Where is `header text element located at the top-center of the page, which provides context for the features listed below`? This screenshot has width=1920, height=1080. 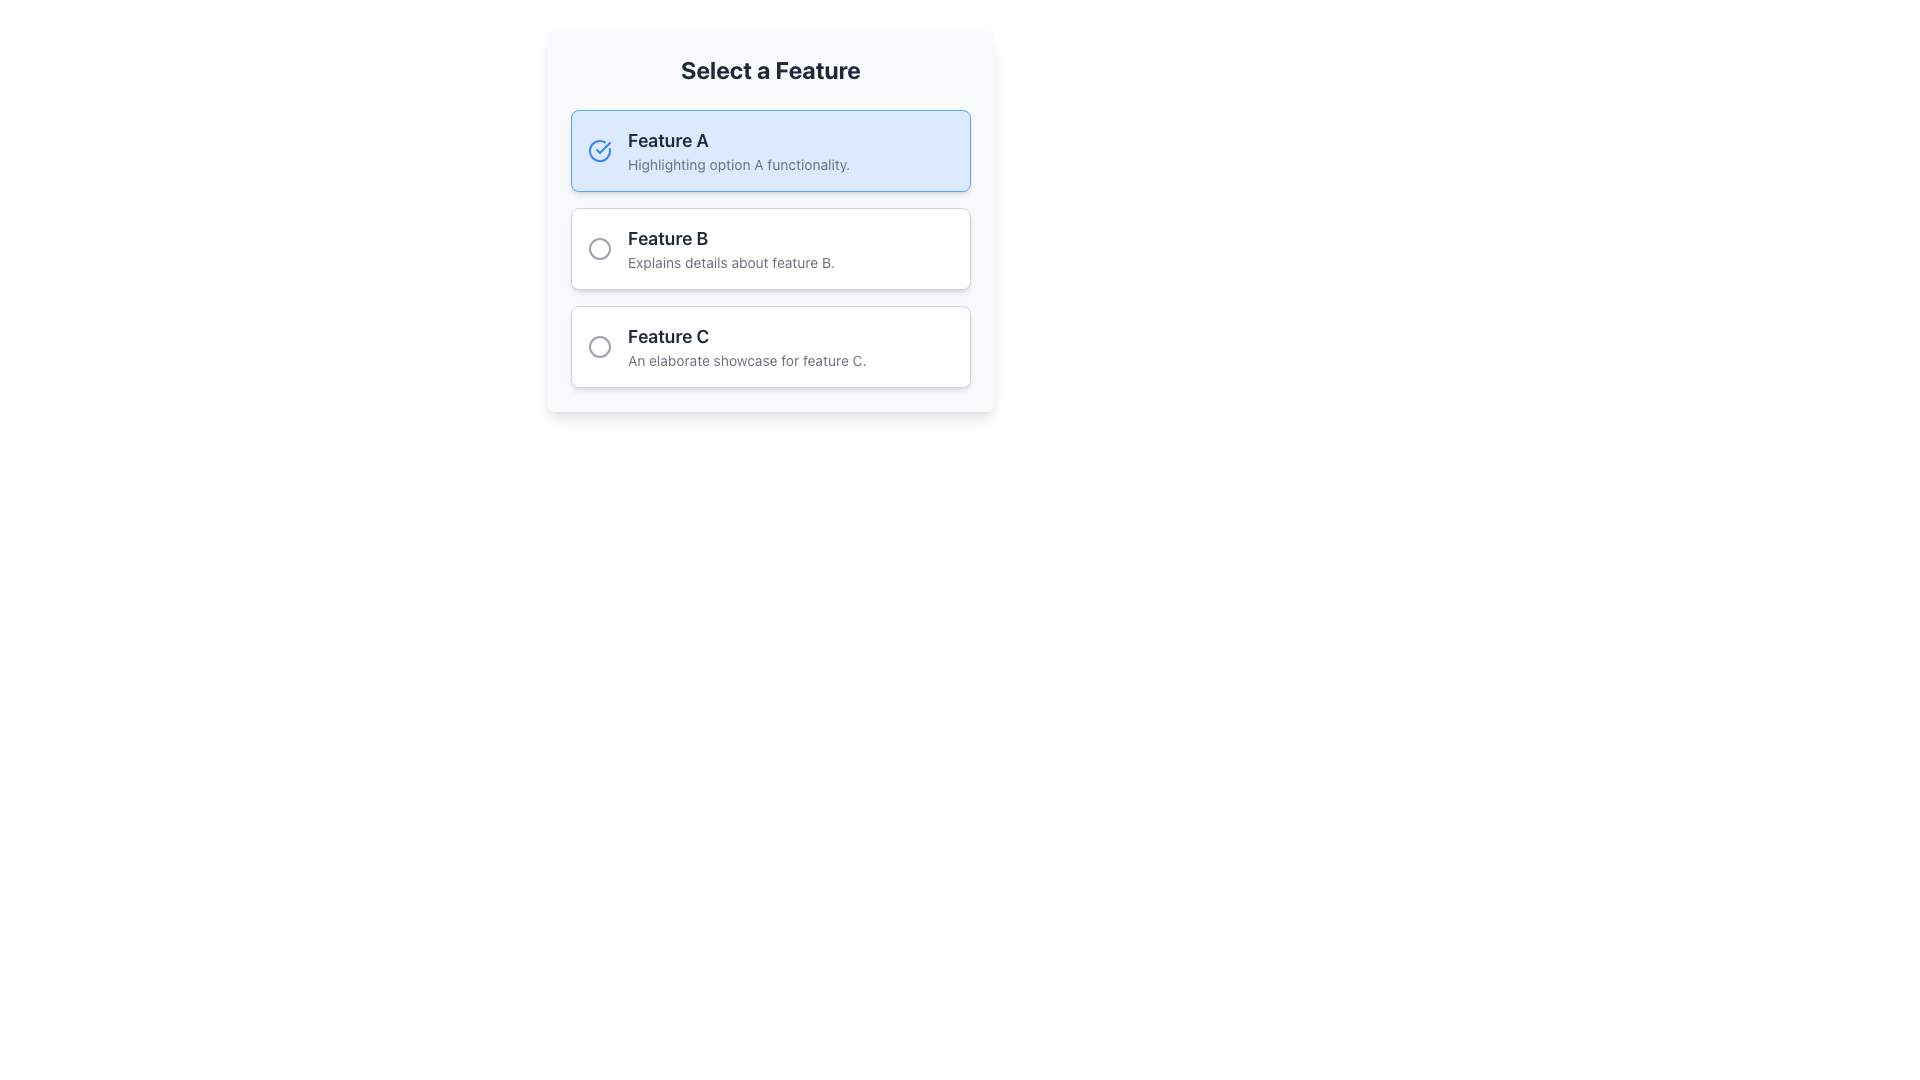
header text element located at the top-center of the page, which provides context for the features listed below is located at coordinates (770, 68).